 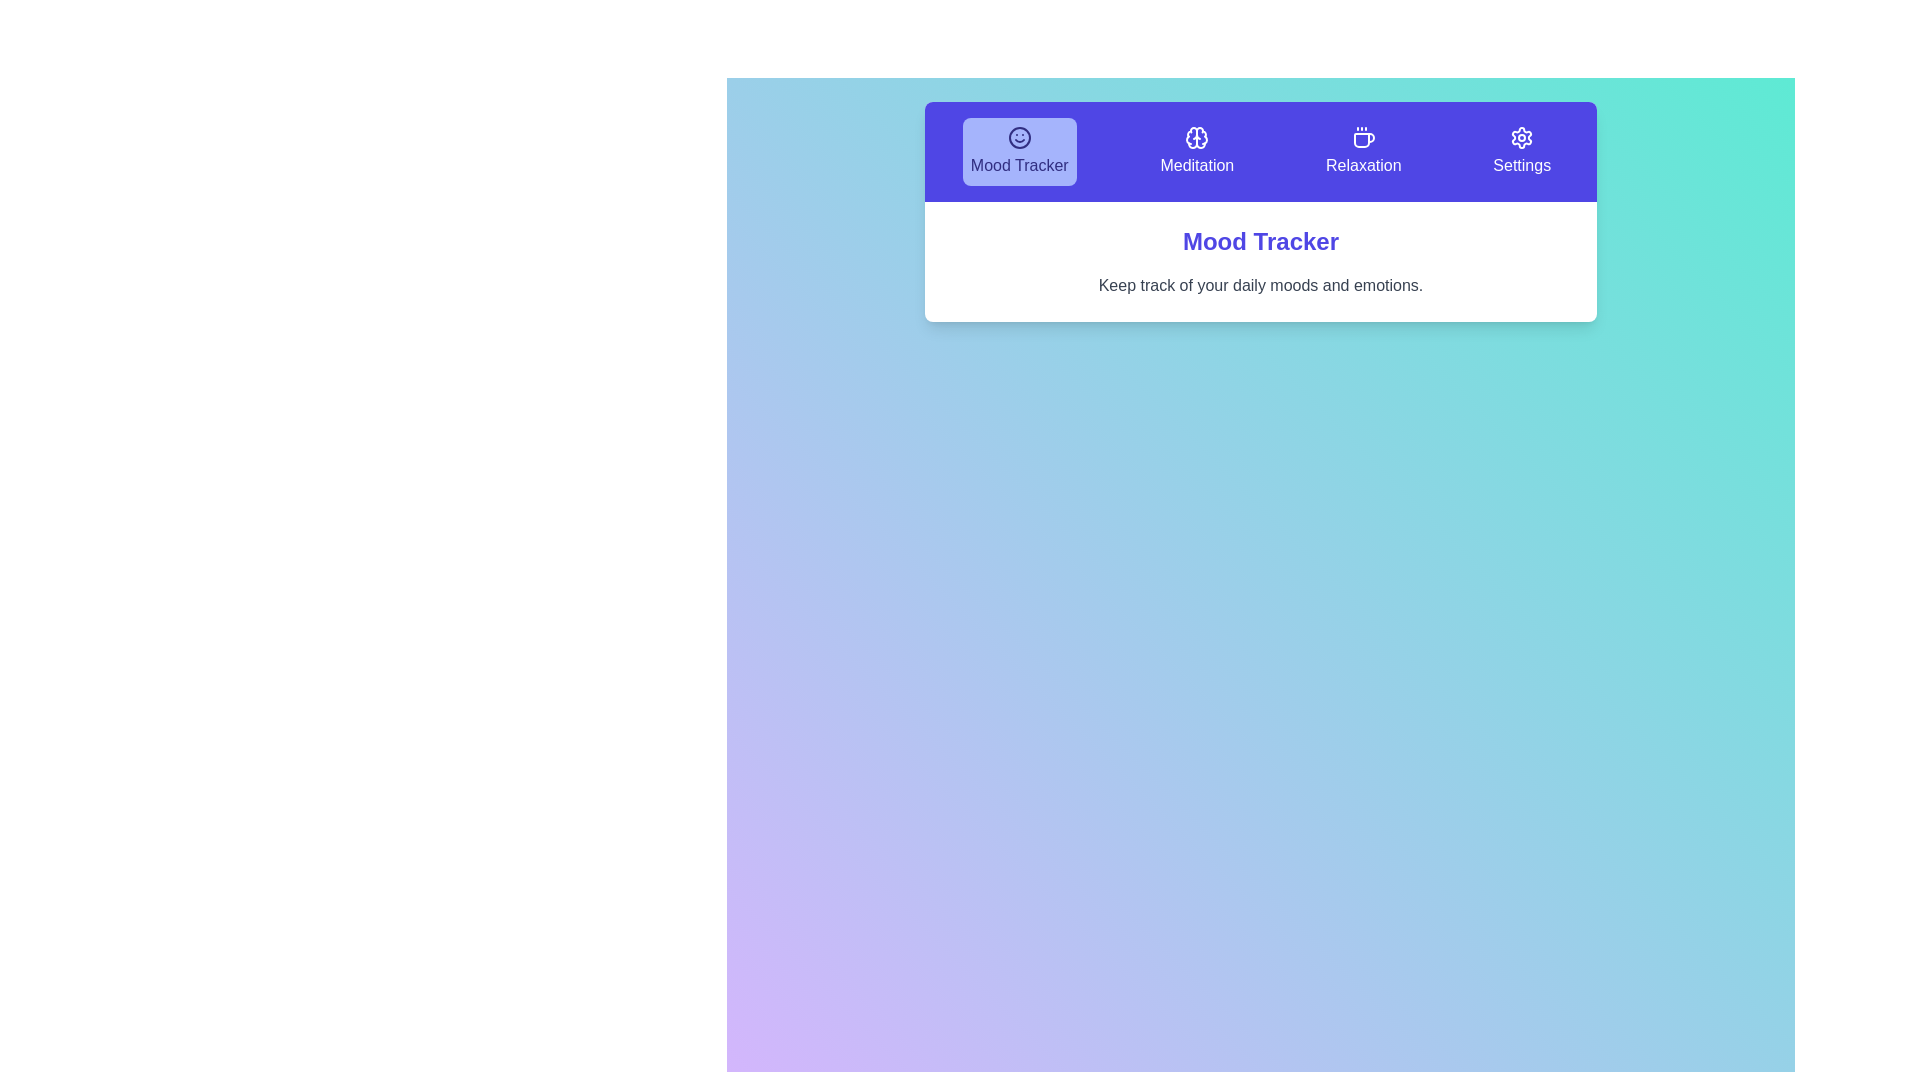 What do you see at coordinates (1521, 137) in the screenshot?
I see `the cogwheel-shaped icon in the settings tab located at the top-right of the interface` at bounding box center [1521, 137].